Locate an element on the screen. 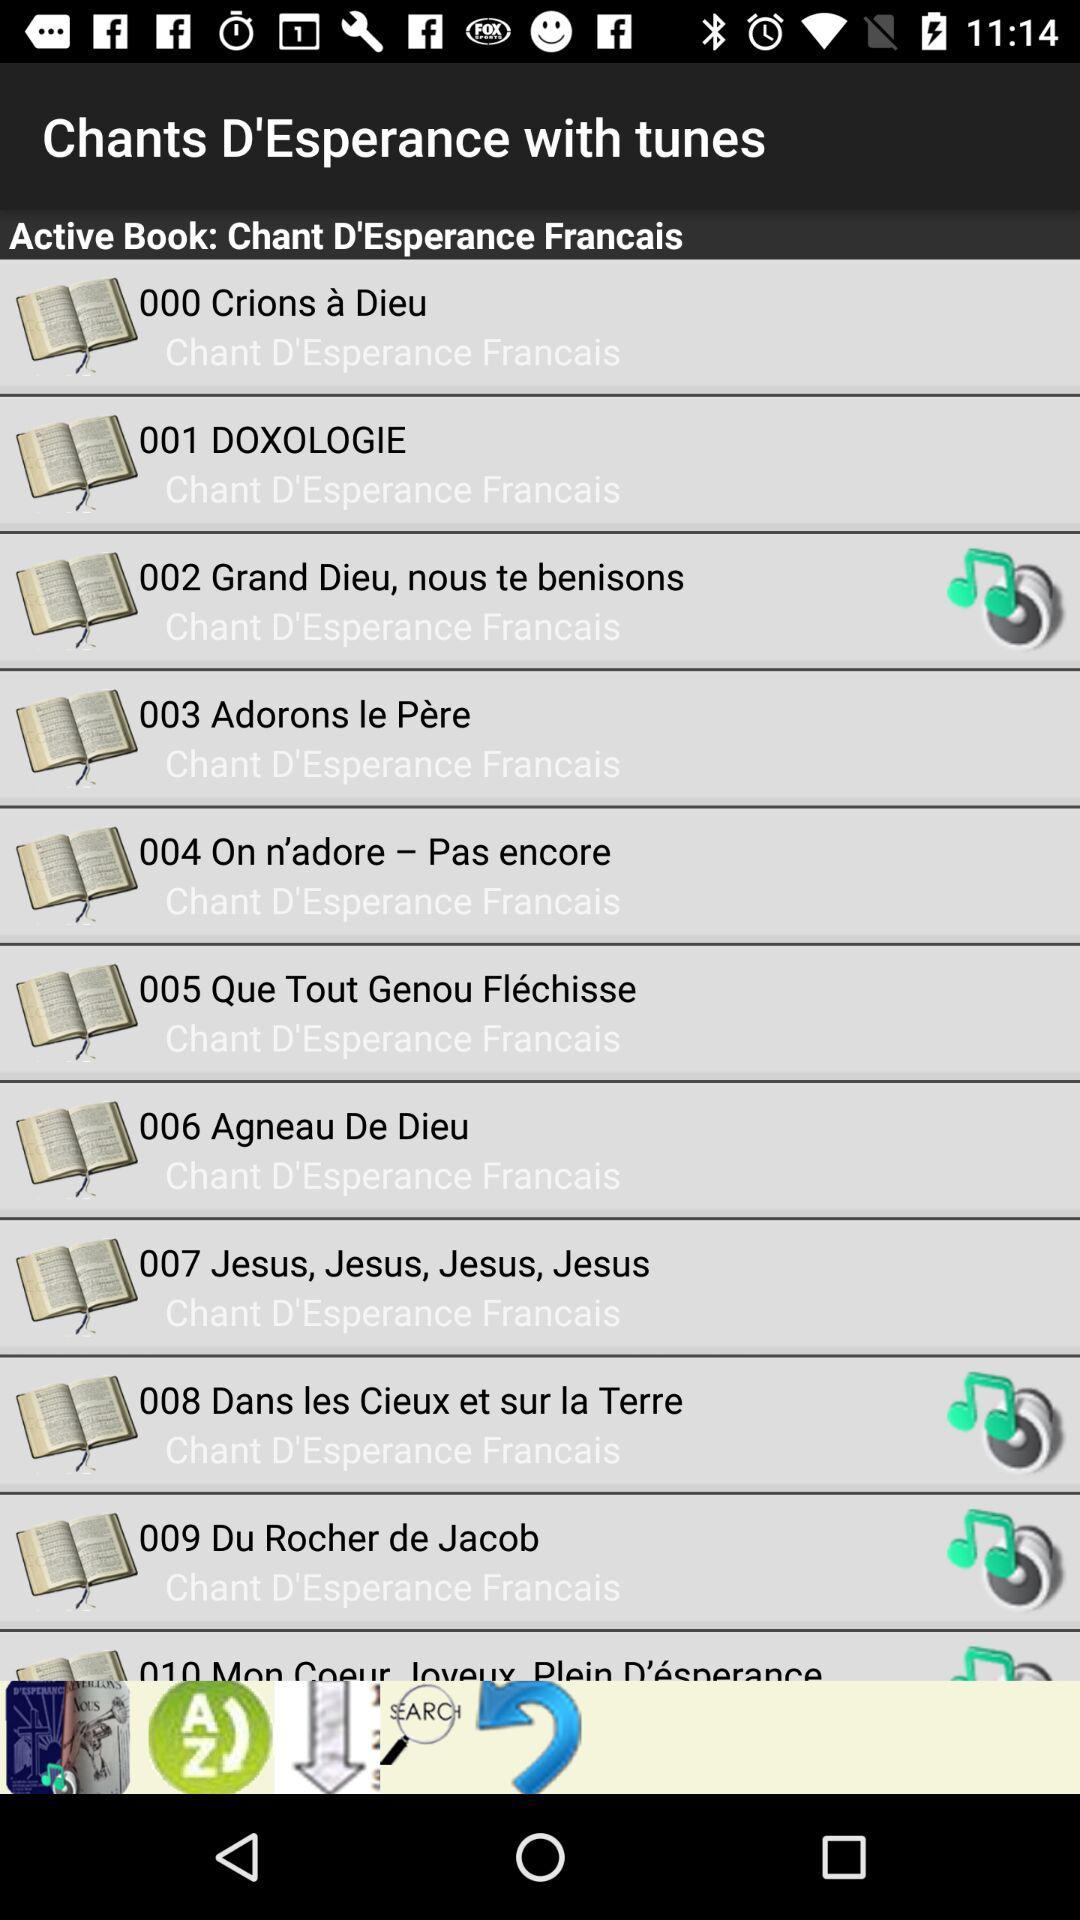 This screenshot has width=1080, height=1920. the undo icon is located at coordinates (532, 1736).